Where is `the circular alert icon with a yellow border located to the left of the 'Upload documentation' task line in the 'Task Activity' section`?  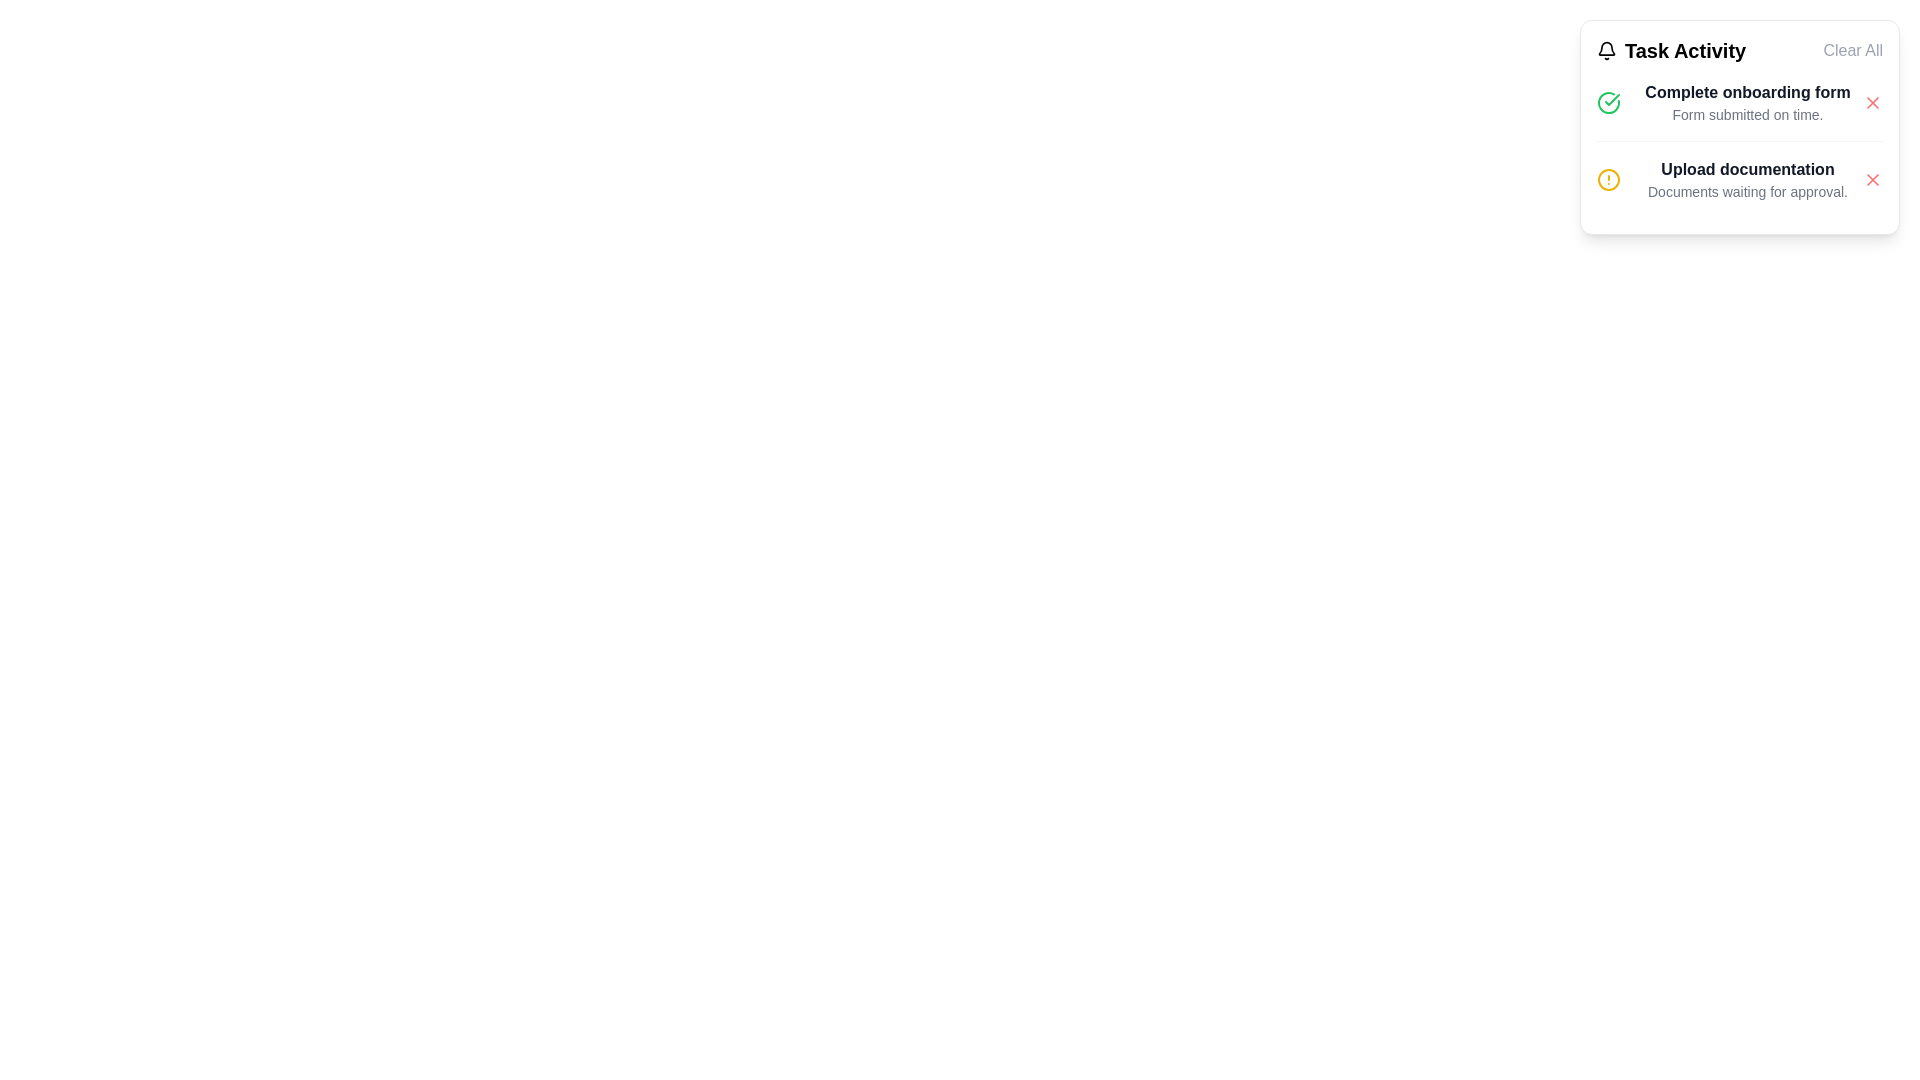
the circular alert icon with a yellow border located to the left of the 'Upload documentation' task line in the 'Task Activity' section is located at coordinates (1608, 180).